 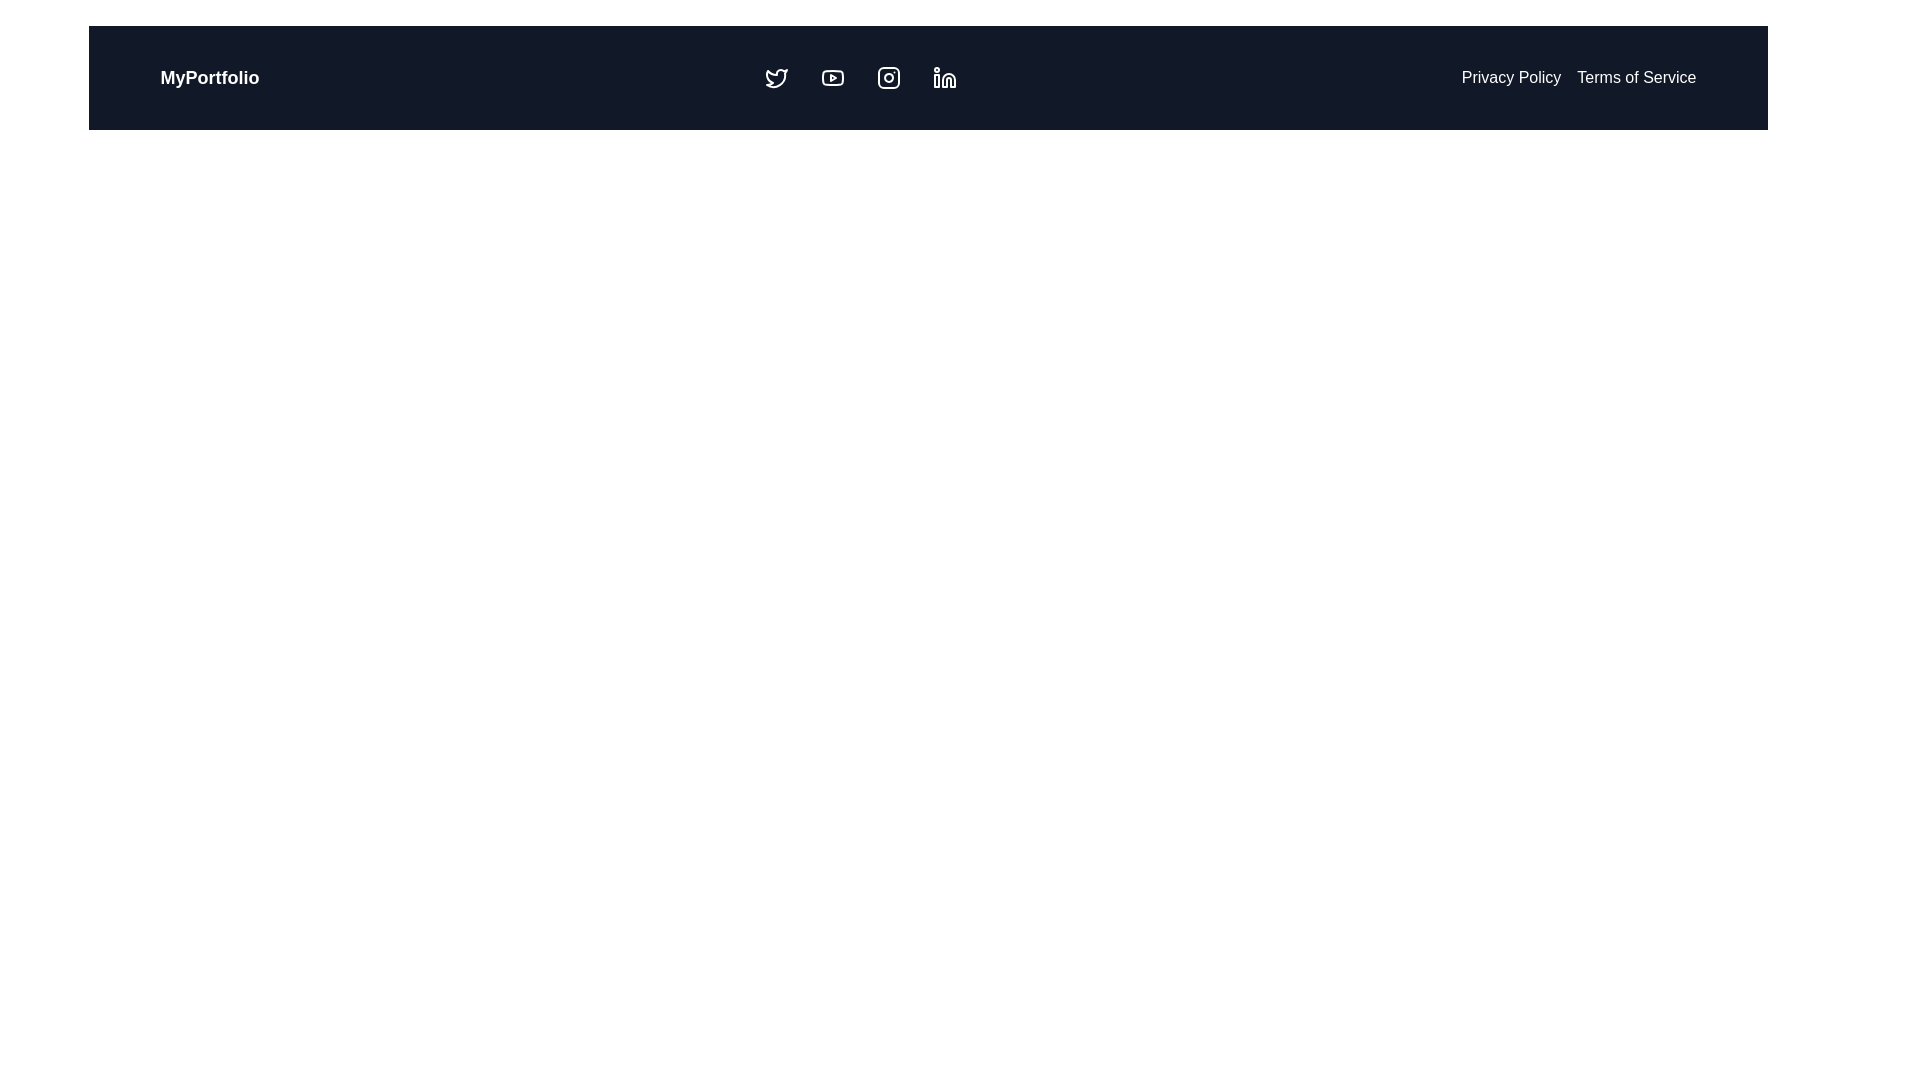 I want to click on the YouTube button, which is a rounded rectangle with a dark background and a YouTube logo icon, located in the top navigation bar as the third button in a row of four social media buttons, so click(x=832, y=76).